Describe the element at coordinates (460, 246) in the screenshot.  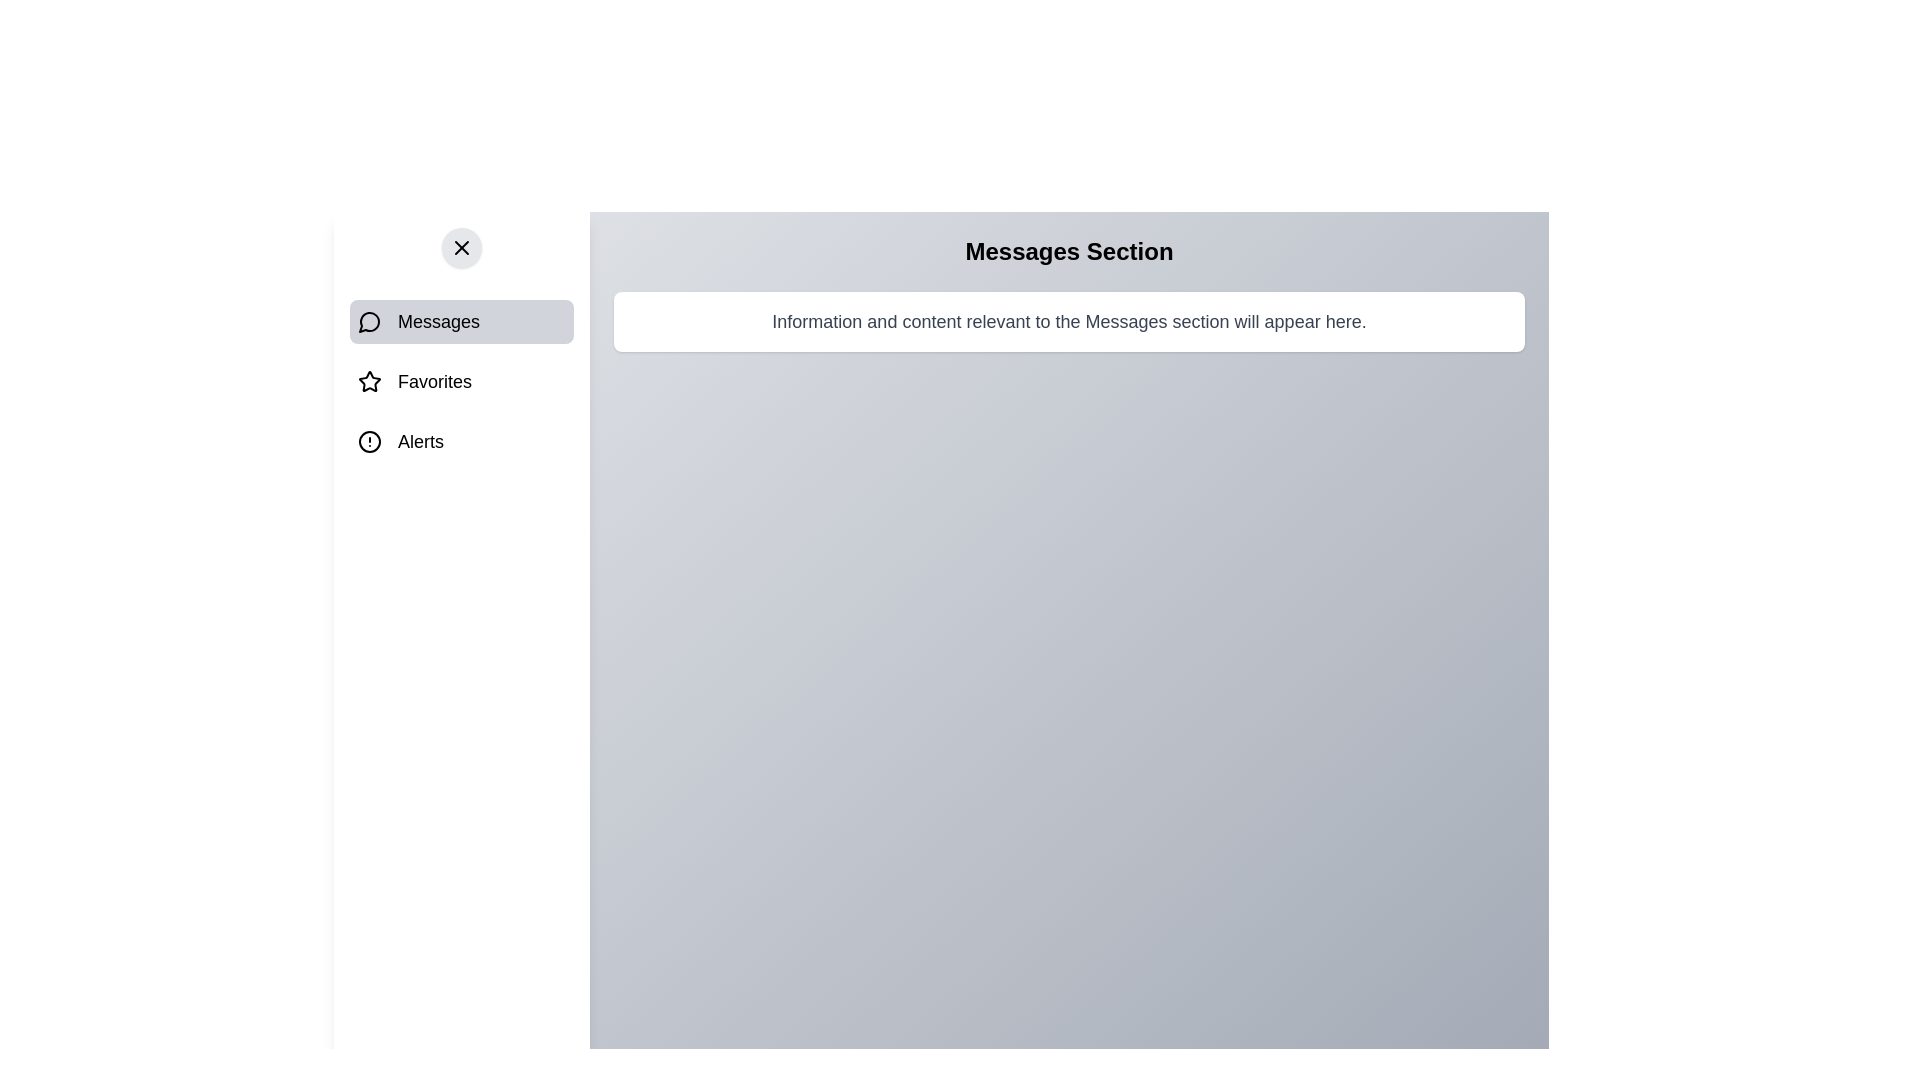
I see `toggle button located at the top-left corner of the drawer` at that location.